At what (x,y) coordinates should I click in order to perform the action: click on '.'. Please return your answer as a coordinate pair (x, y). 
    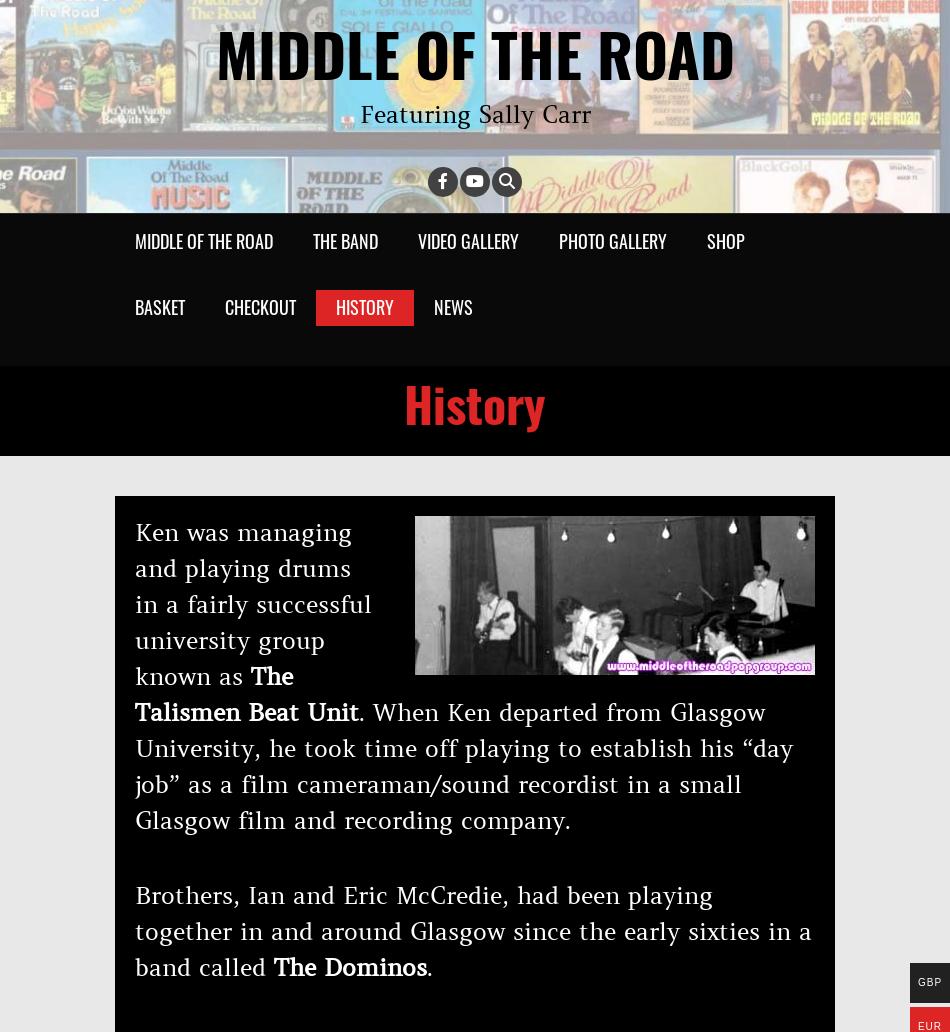
    Looking at the image, I should click on (428, 966).